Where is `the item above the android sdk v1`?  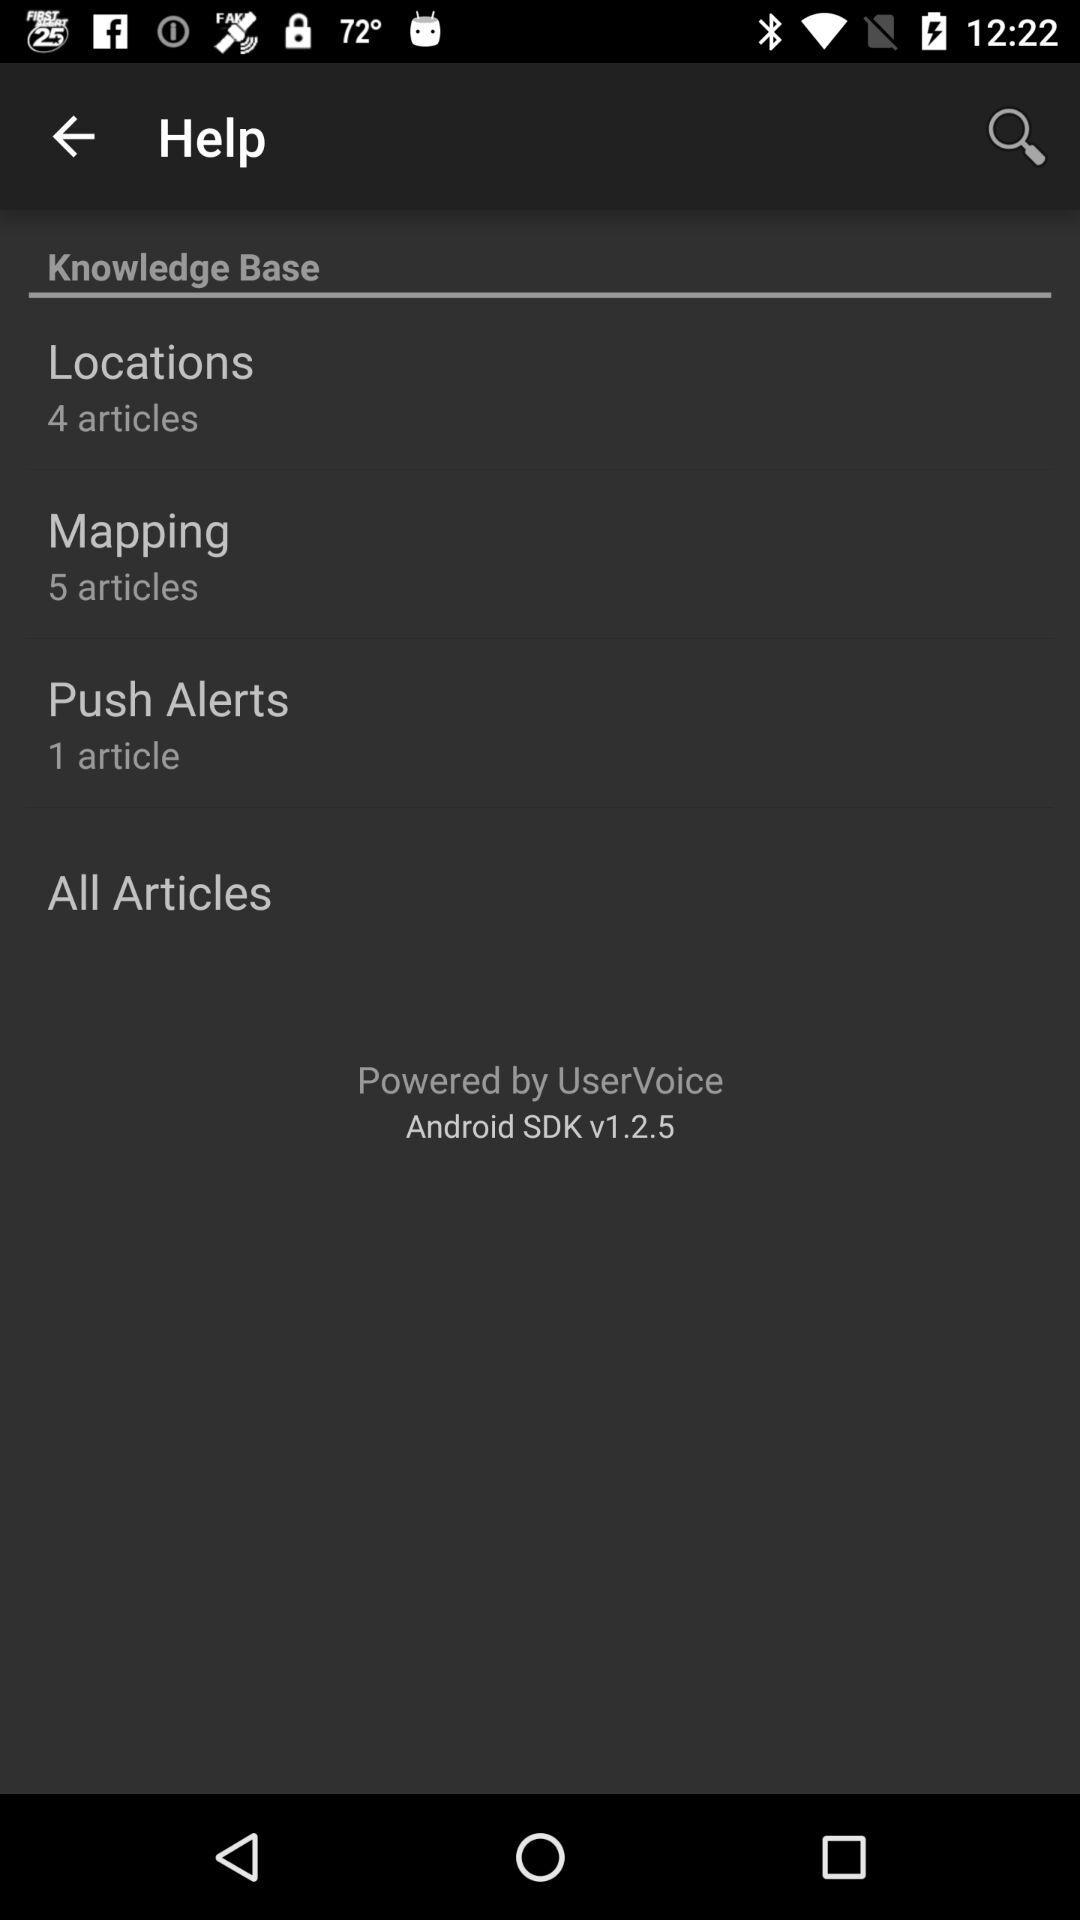 the item above the android sdk v1 is located at coordinates (540, 1078).